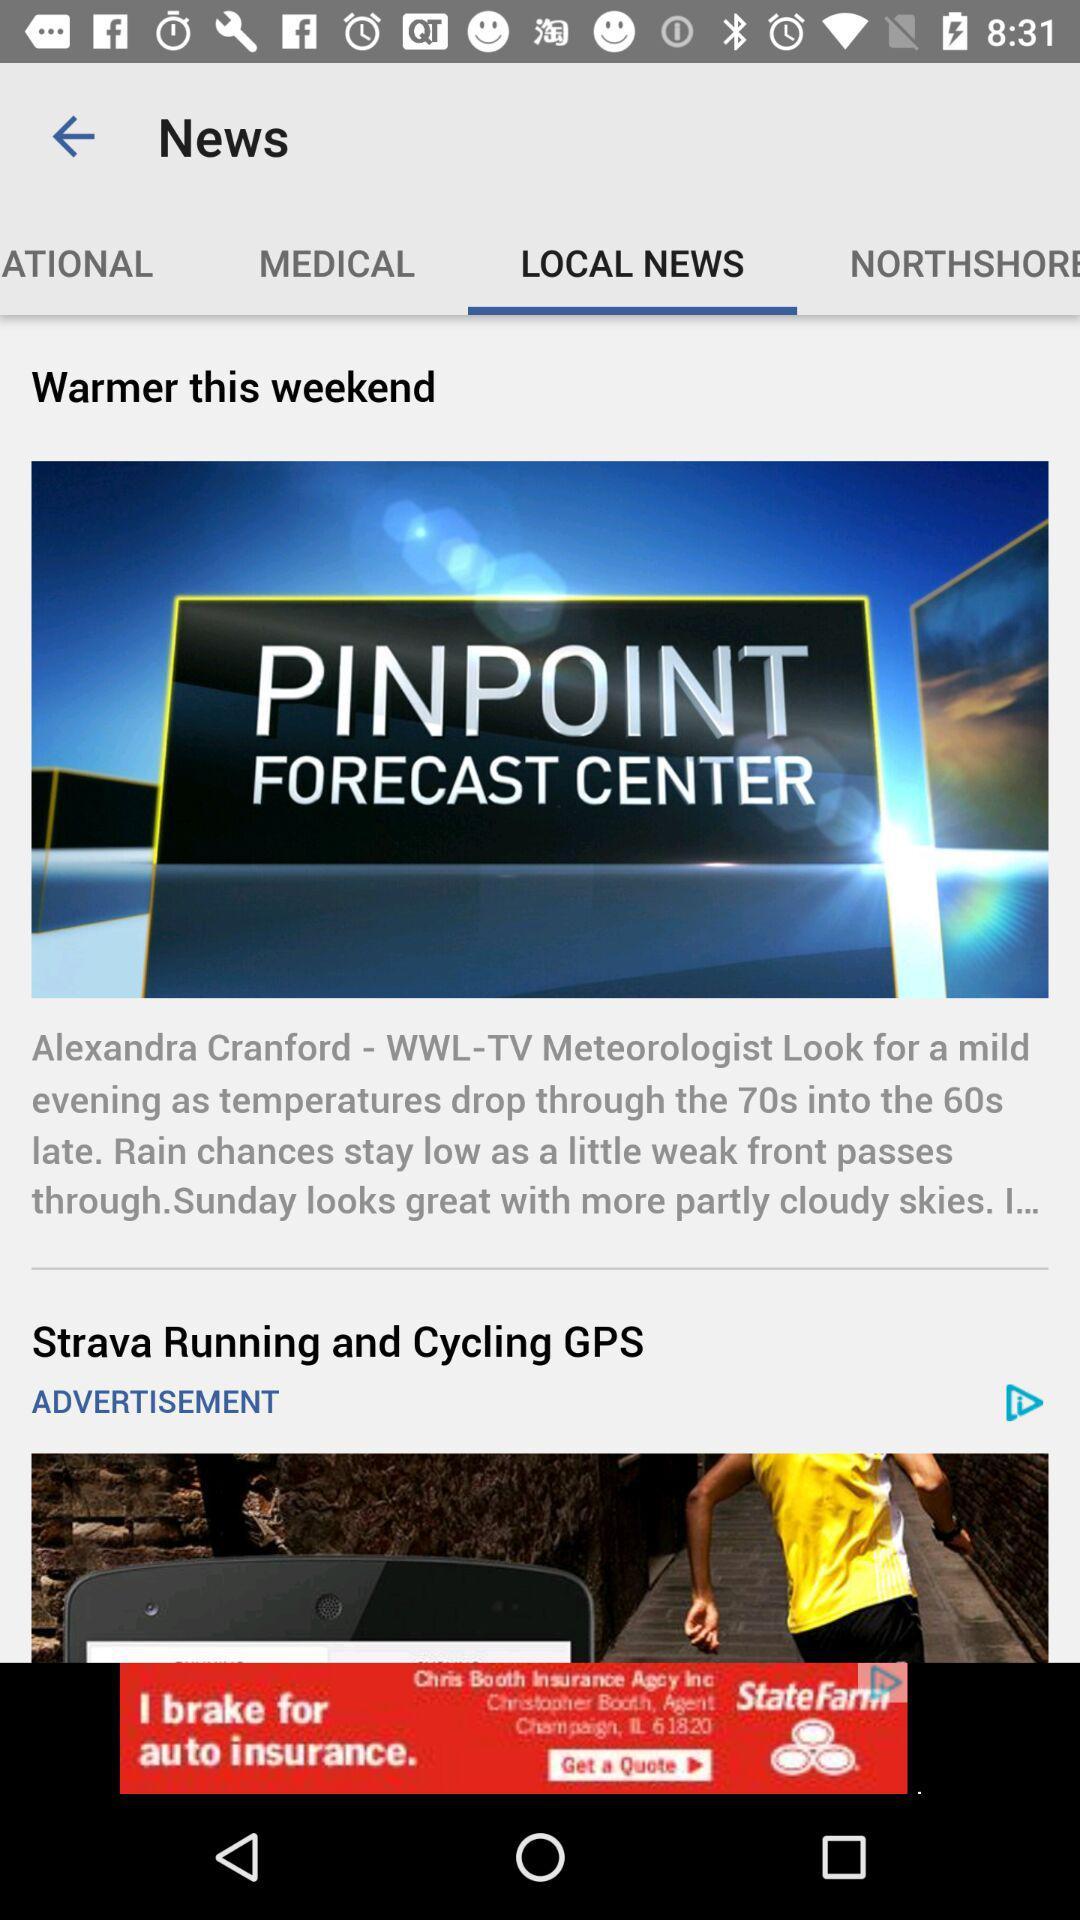 The height and width of the screenshot is (1920, 1080). What do you see at coordinates (72, 135) in the screenshot?
I see `the item above national icon` at bounding box center [72, 135].